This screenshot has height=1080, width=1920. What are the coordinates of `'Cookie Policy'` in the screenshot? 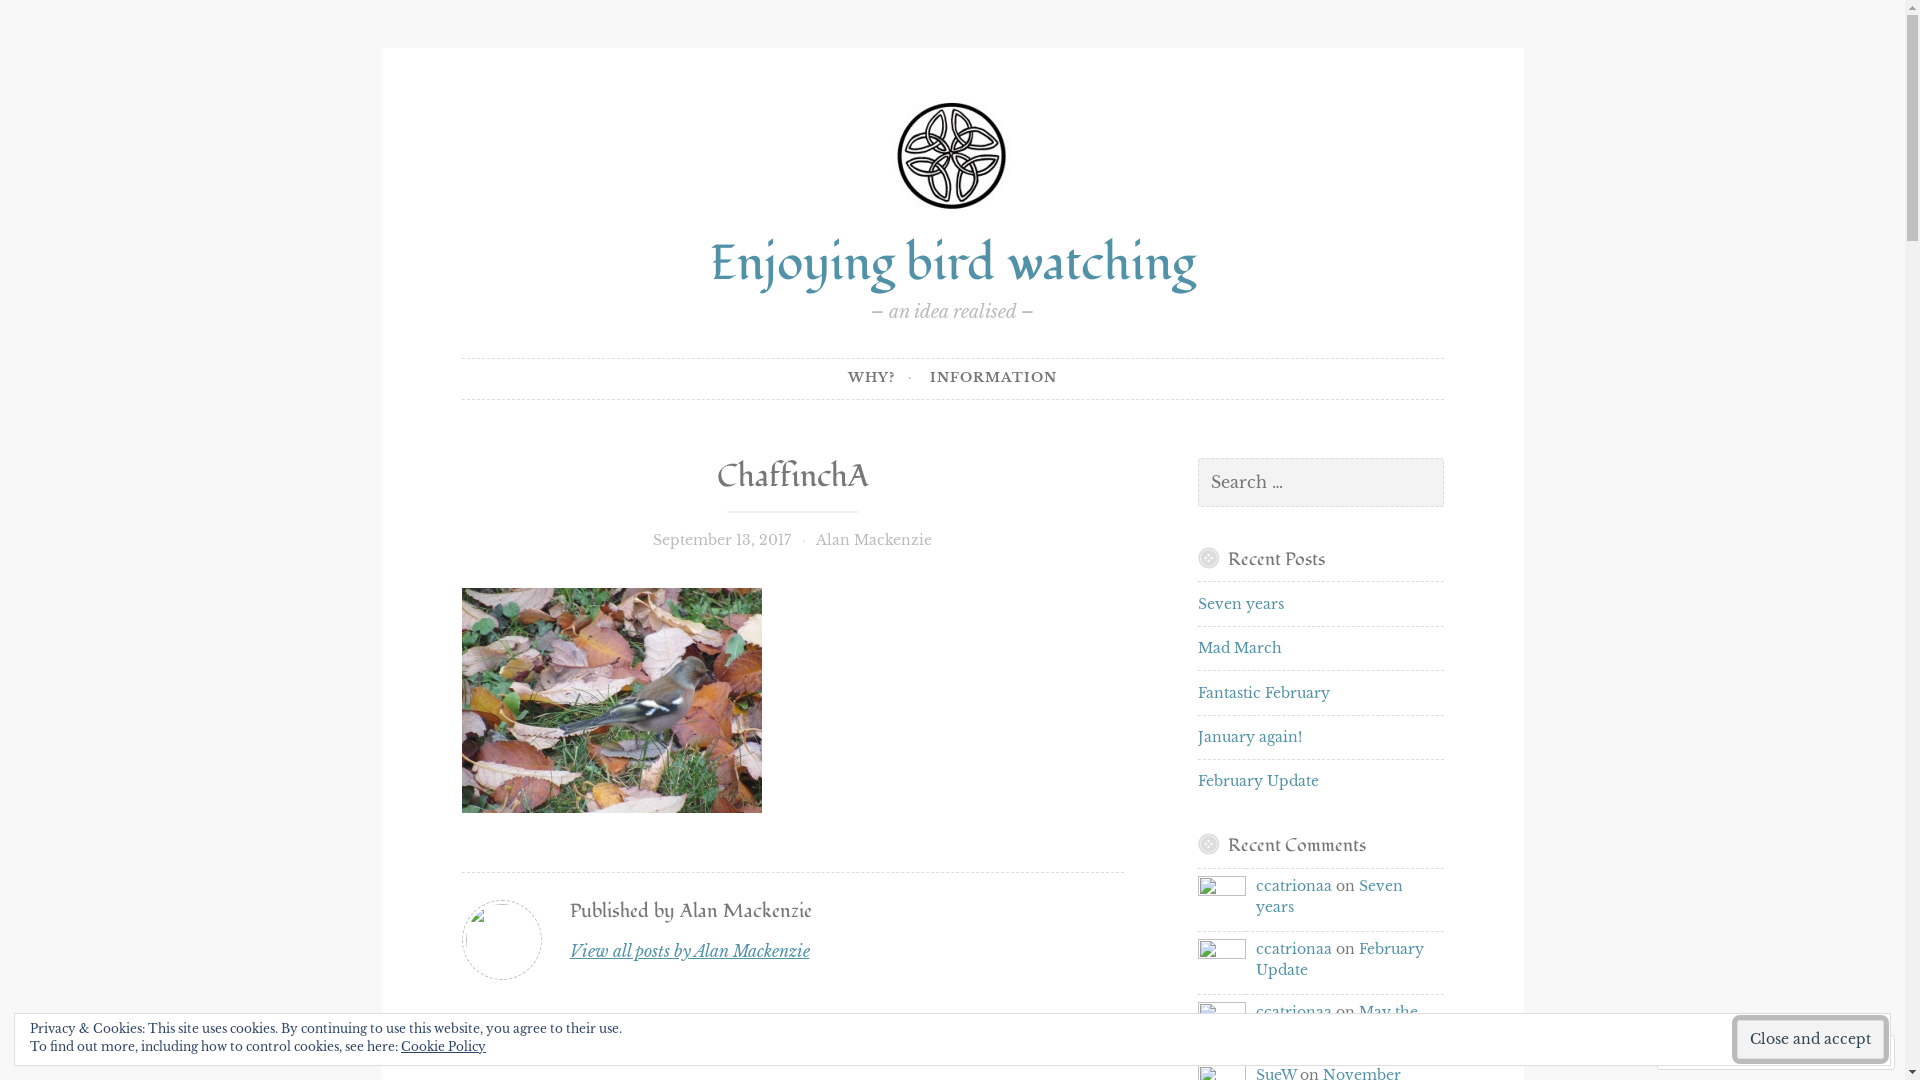 It's located at (442, 1045).